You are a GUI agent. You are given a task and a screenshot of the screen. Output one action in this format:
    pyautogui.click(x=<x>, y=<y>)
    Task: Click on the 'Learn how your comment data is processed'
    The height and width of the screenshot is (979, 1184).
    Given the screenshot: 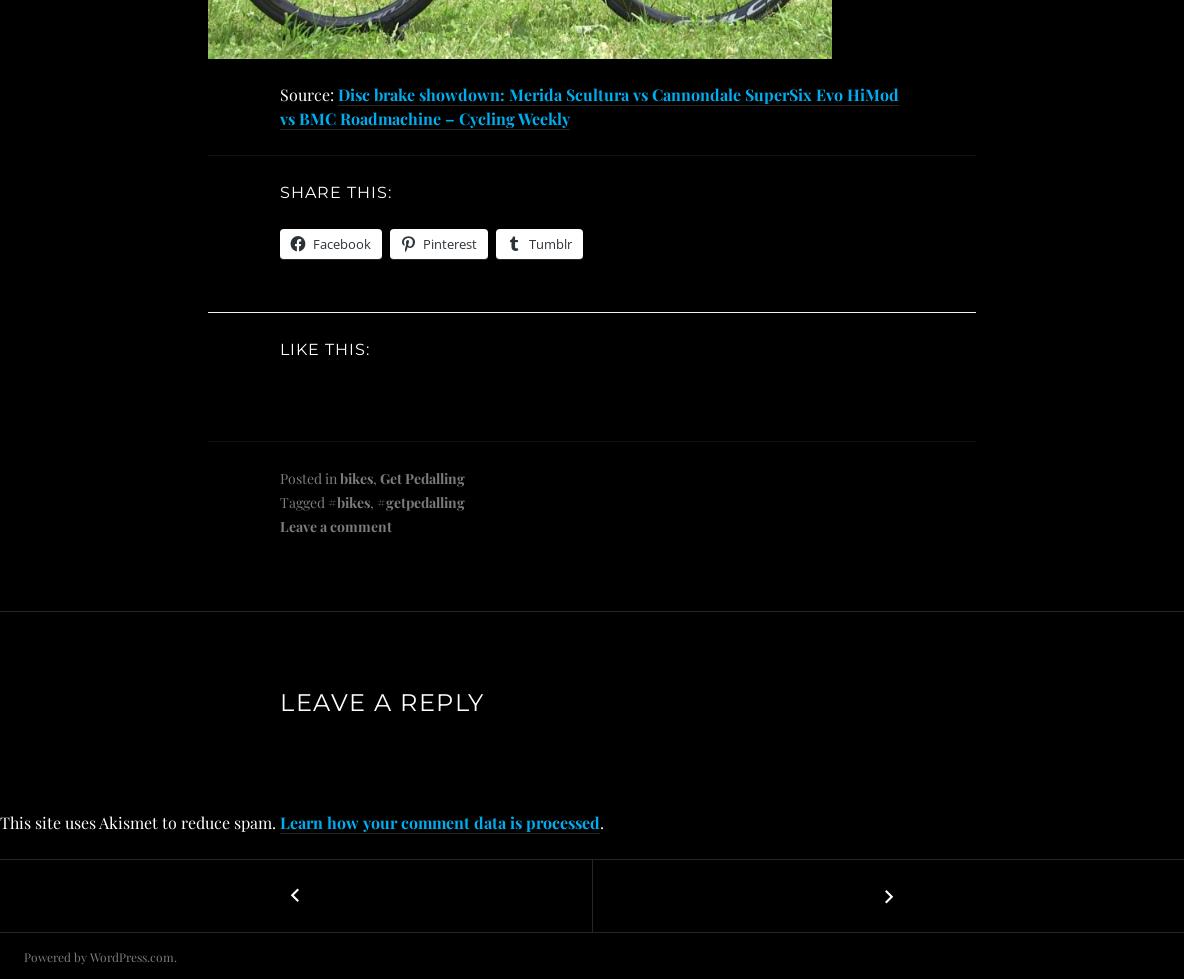 What is the action you would take?
    pyautogui.click(x=439, y=821)
    